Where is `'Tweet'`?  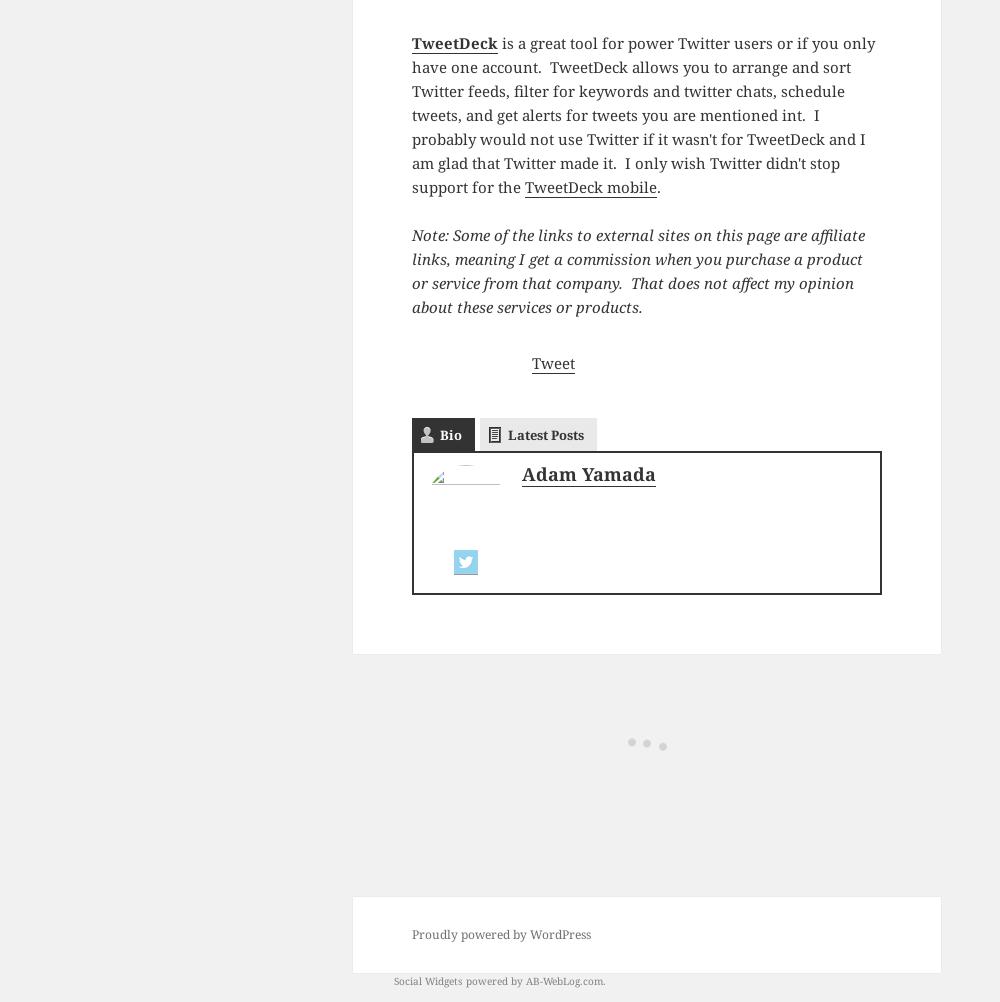 'Tweet' is located at coordinates (552, 363).